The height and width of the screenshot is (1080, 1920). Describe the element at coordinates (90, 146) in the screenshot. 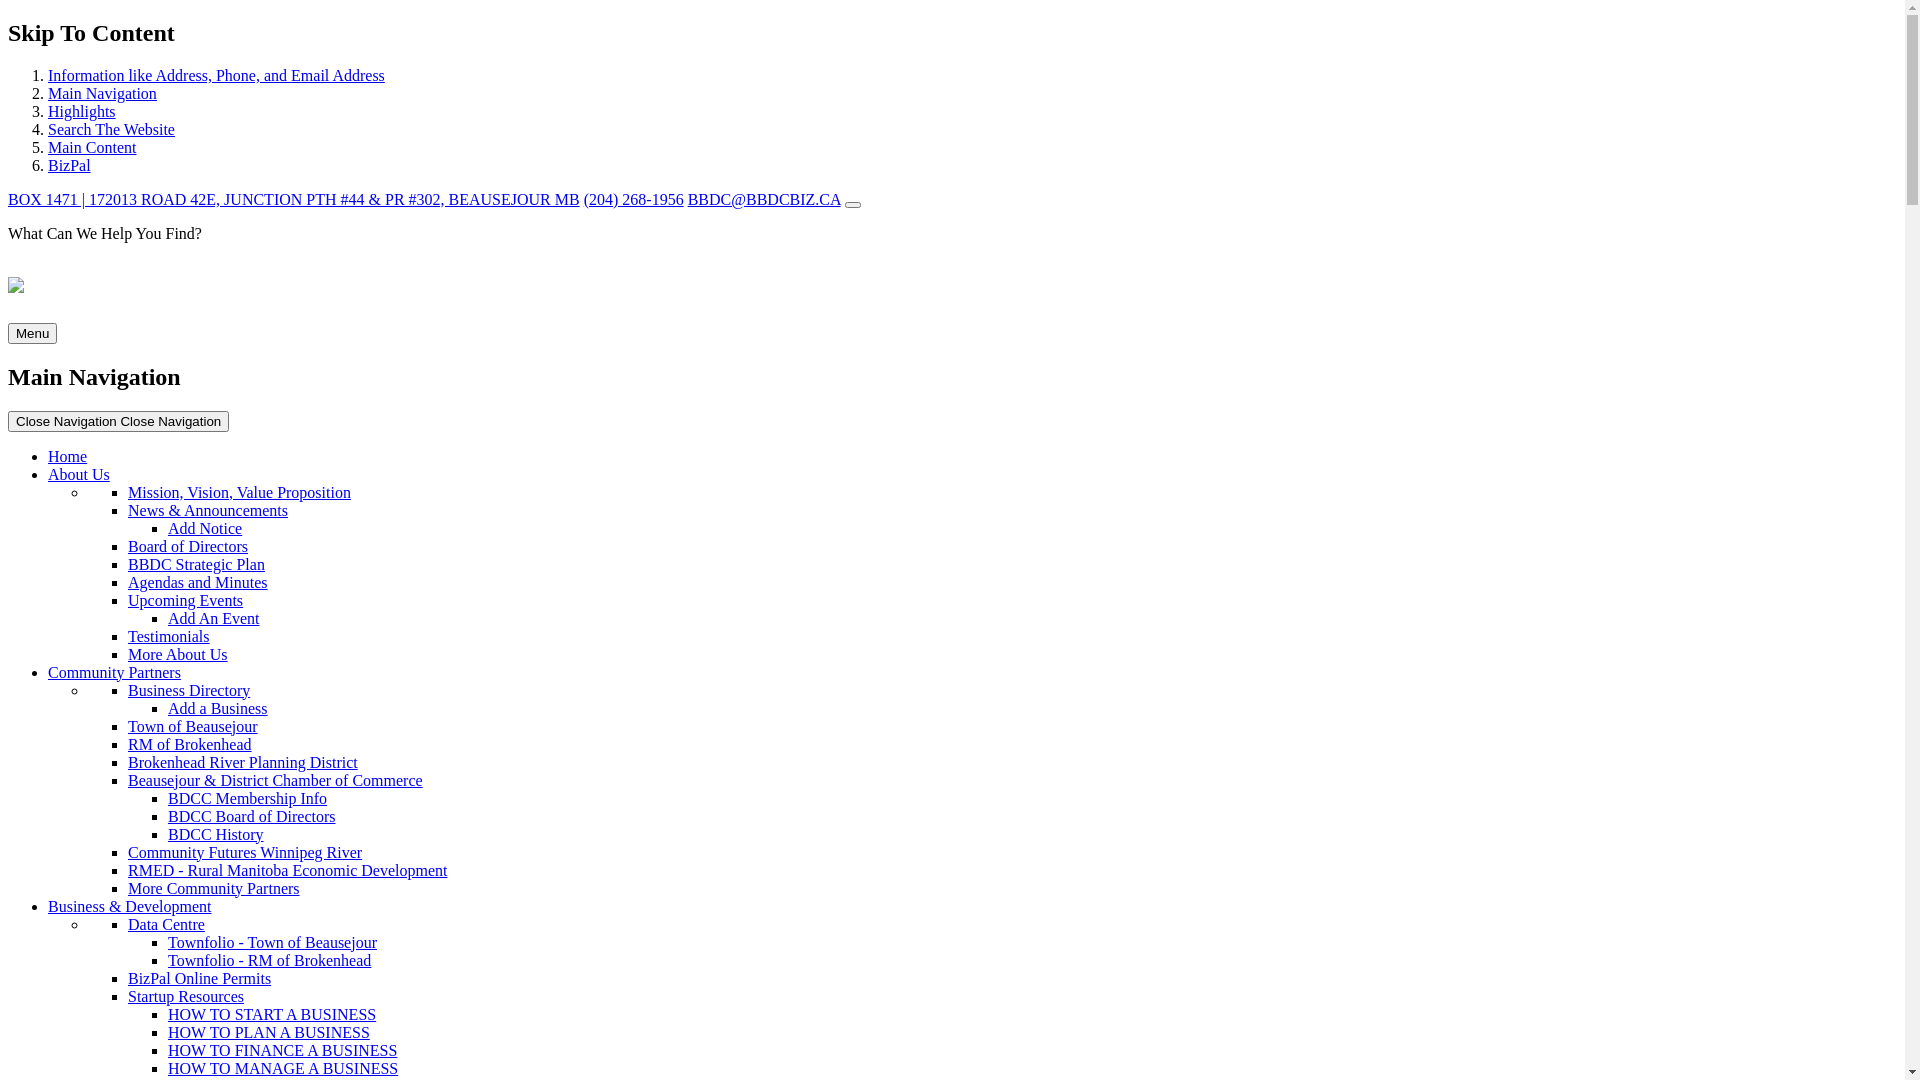

I see `'Main Content'` at that location.